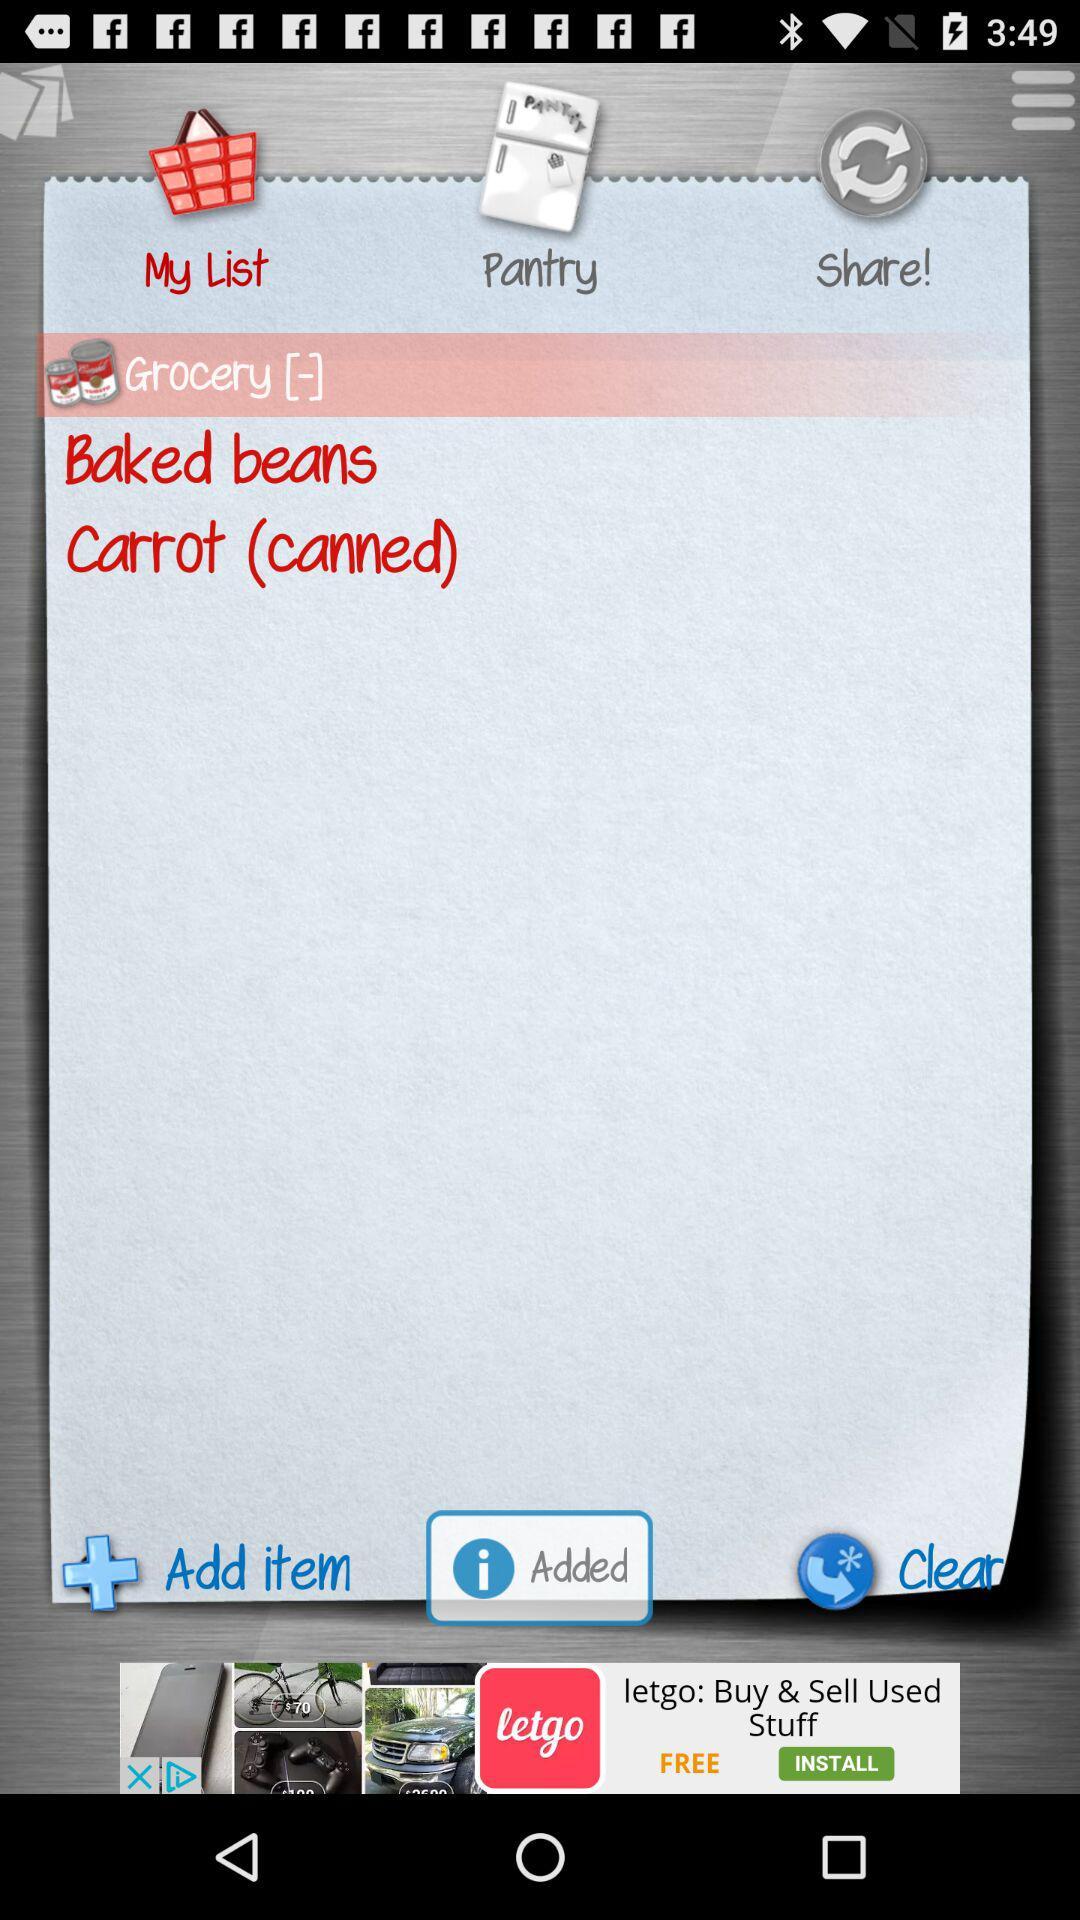 The image size is (1080, 1920). I want to click on my list pantry share, so click(538, 165).